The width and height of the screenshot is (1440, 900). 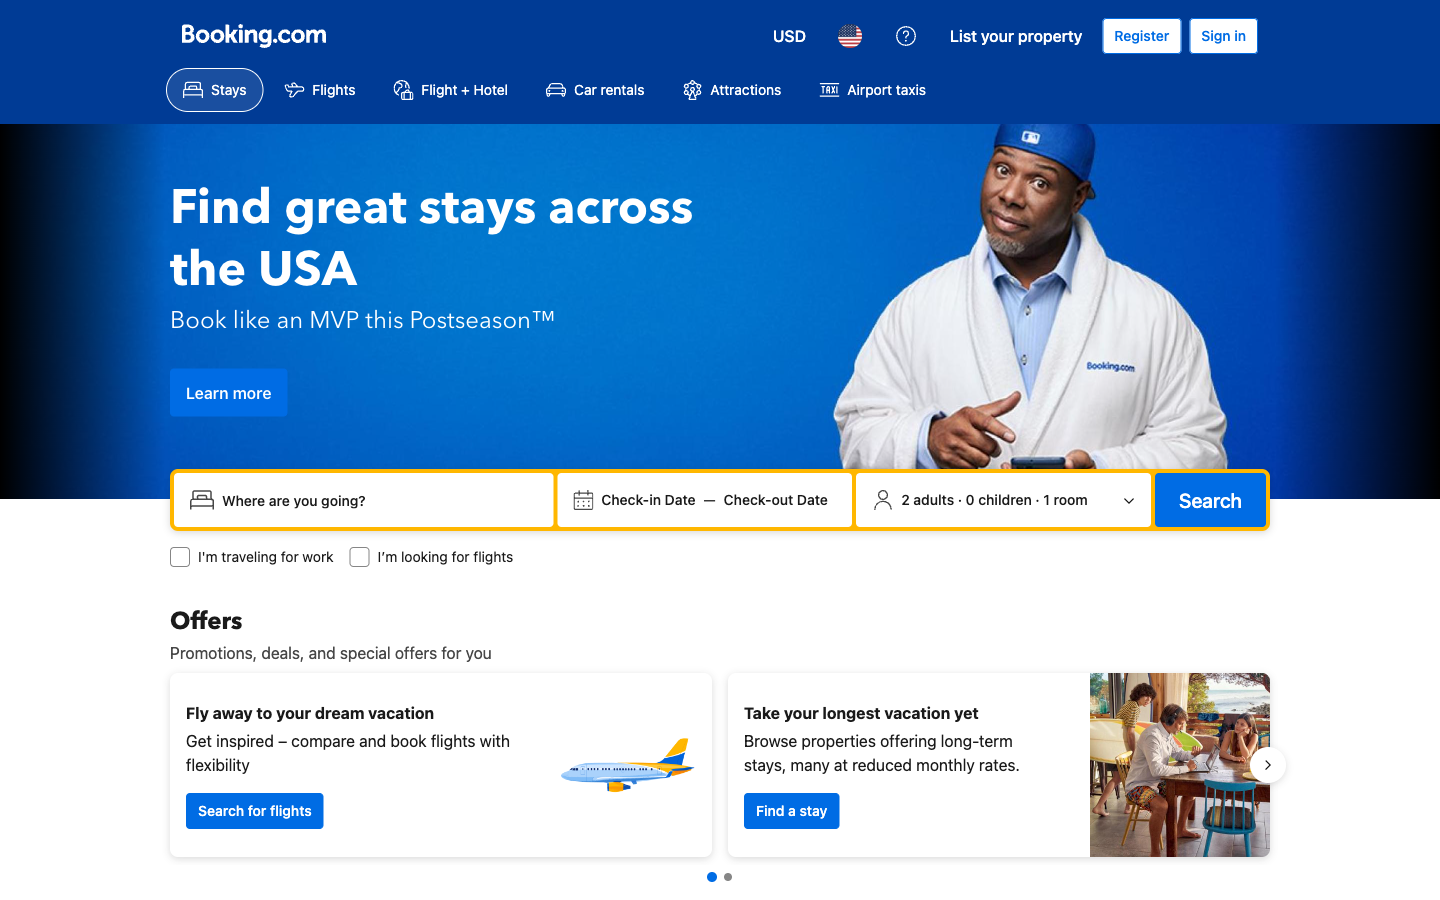 What do you see at coordinates (1002, 499) in the screenshot?
I see `Adjust the resident count in the room` at bounding box center [1002, 499].